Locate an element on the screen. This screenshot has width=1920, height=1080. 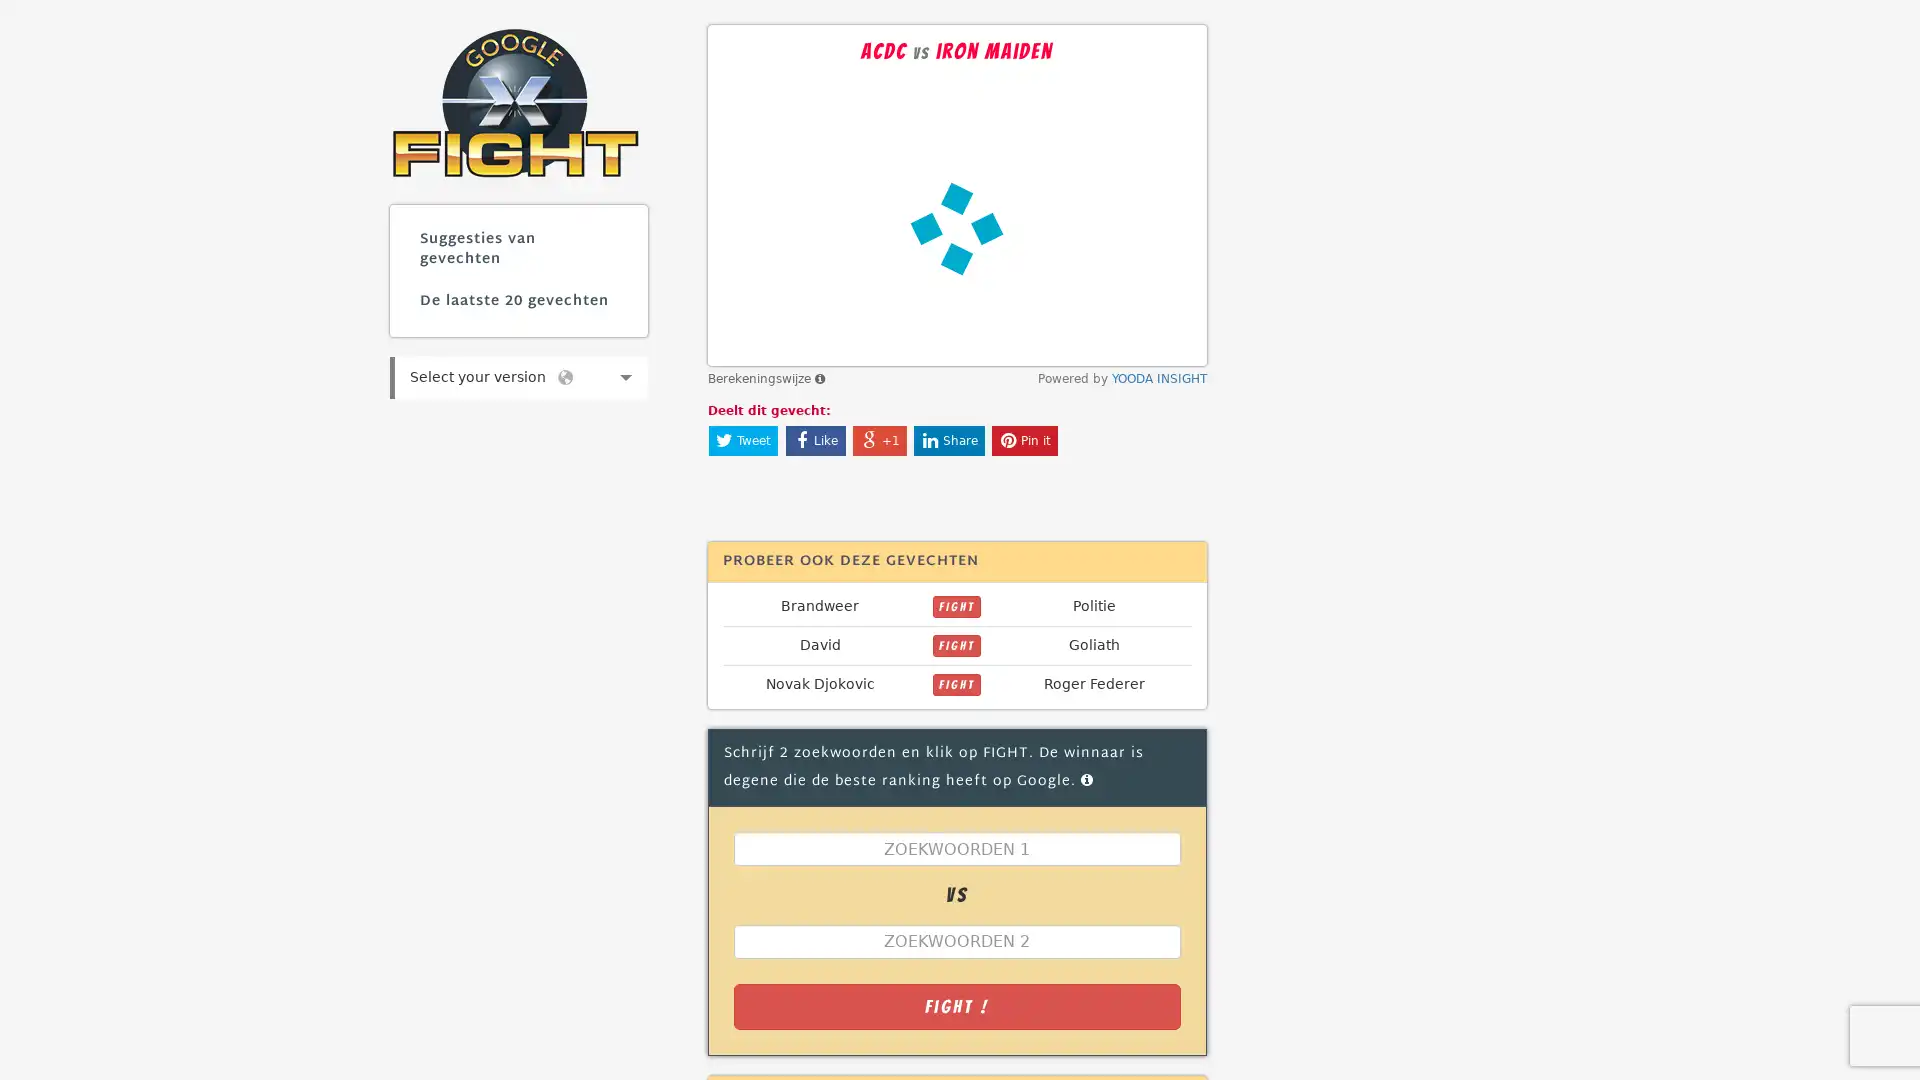
Fight ! is located at coordinates (955, 1006).